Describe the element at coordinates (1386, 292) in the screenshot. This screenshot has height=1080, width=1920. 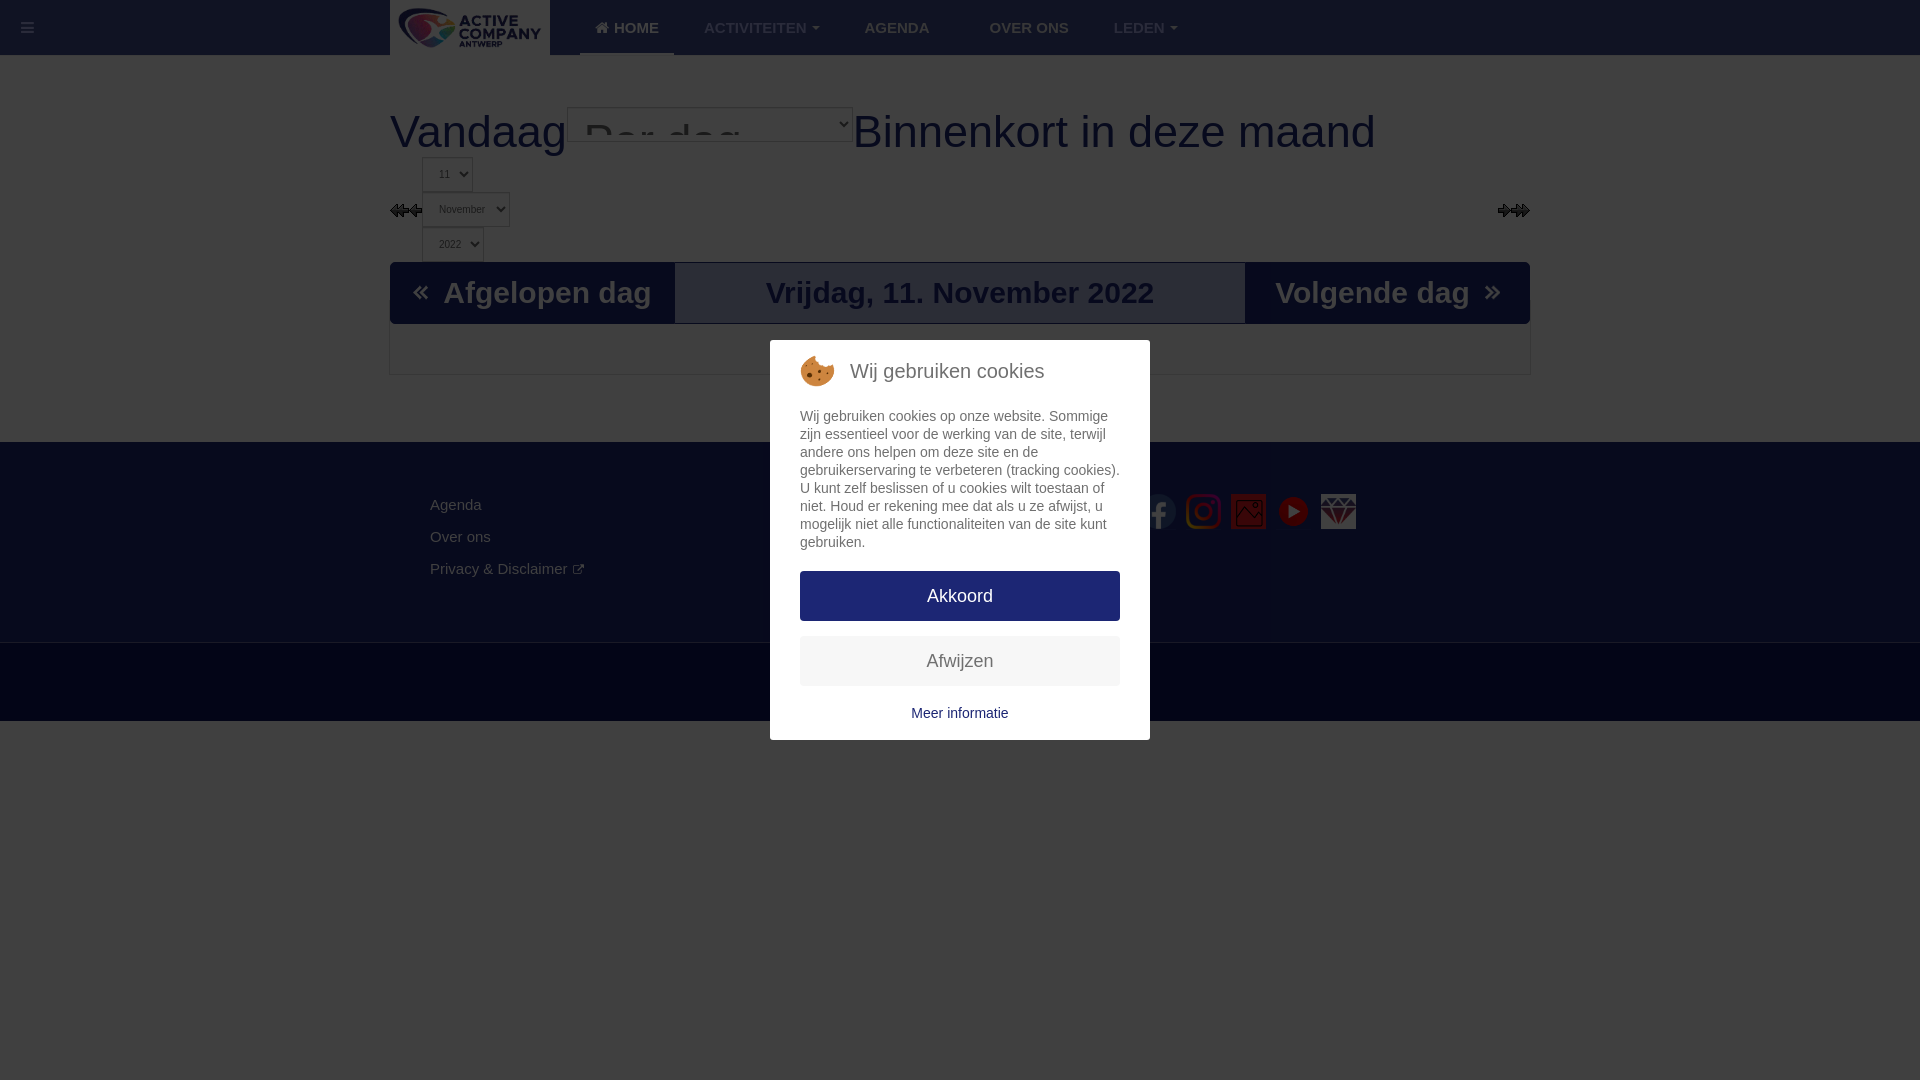
I see `'Volgende dag'` at that location.